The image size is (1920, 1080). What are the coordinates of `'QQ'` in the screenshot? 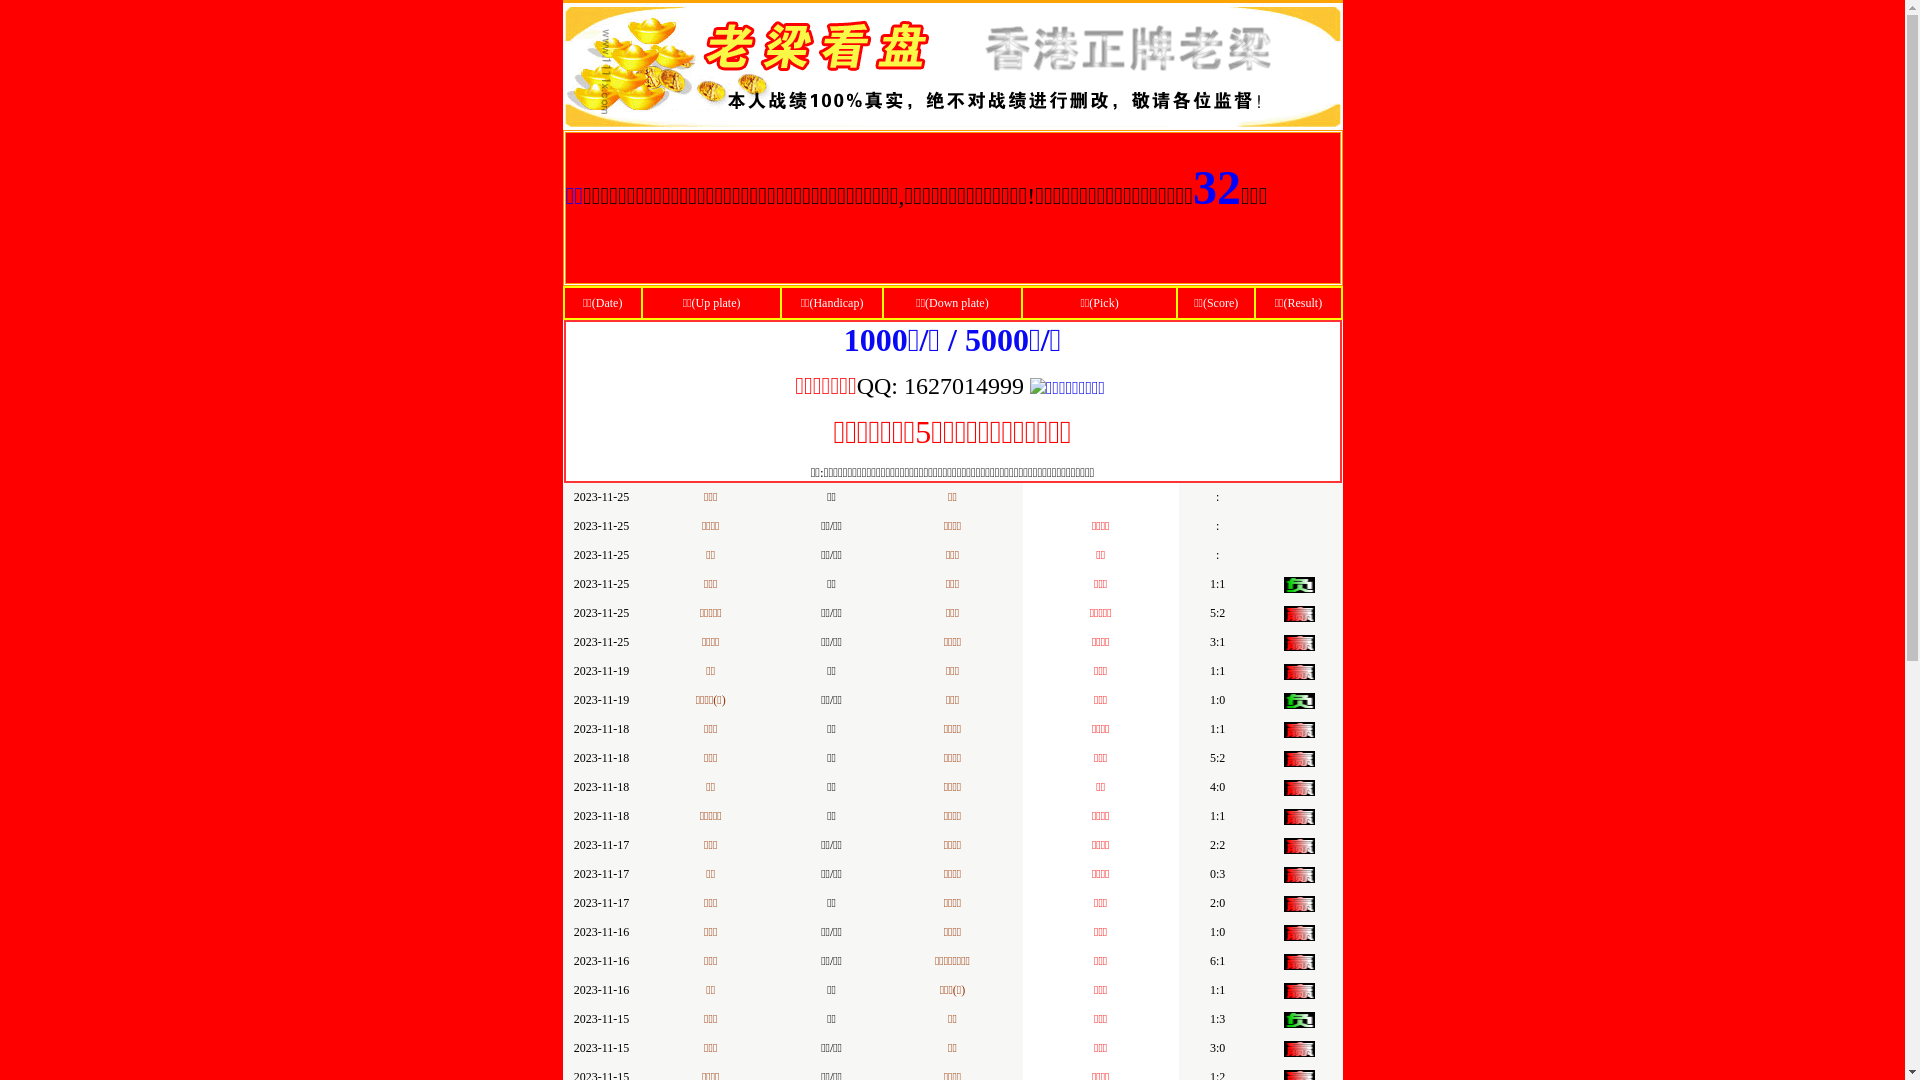 It's located at (857, 388).